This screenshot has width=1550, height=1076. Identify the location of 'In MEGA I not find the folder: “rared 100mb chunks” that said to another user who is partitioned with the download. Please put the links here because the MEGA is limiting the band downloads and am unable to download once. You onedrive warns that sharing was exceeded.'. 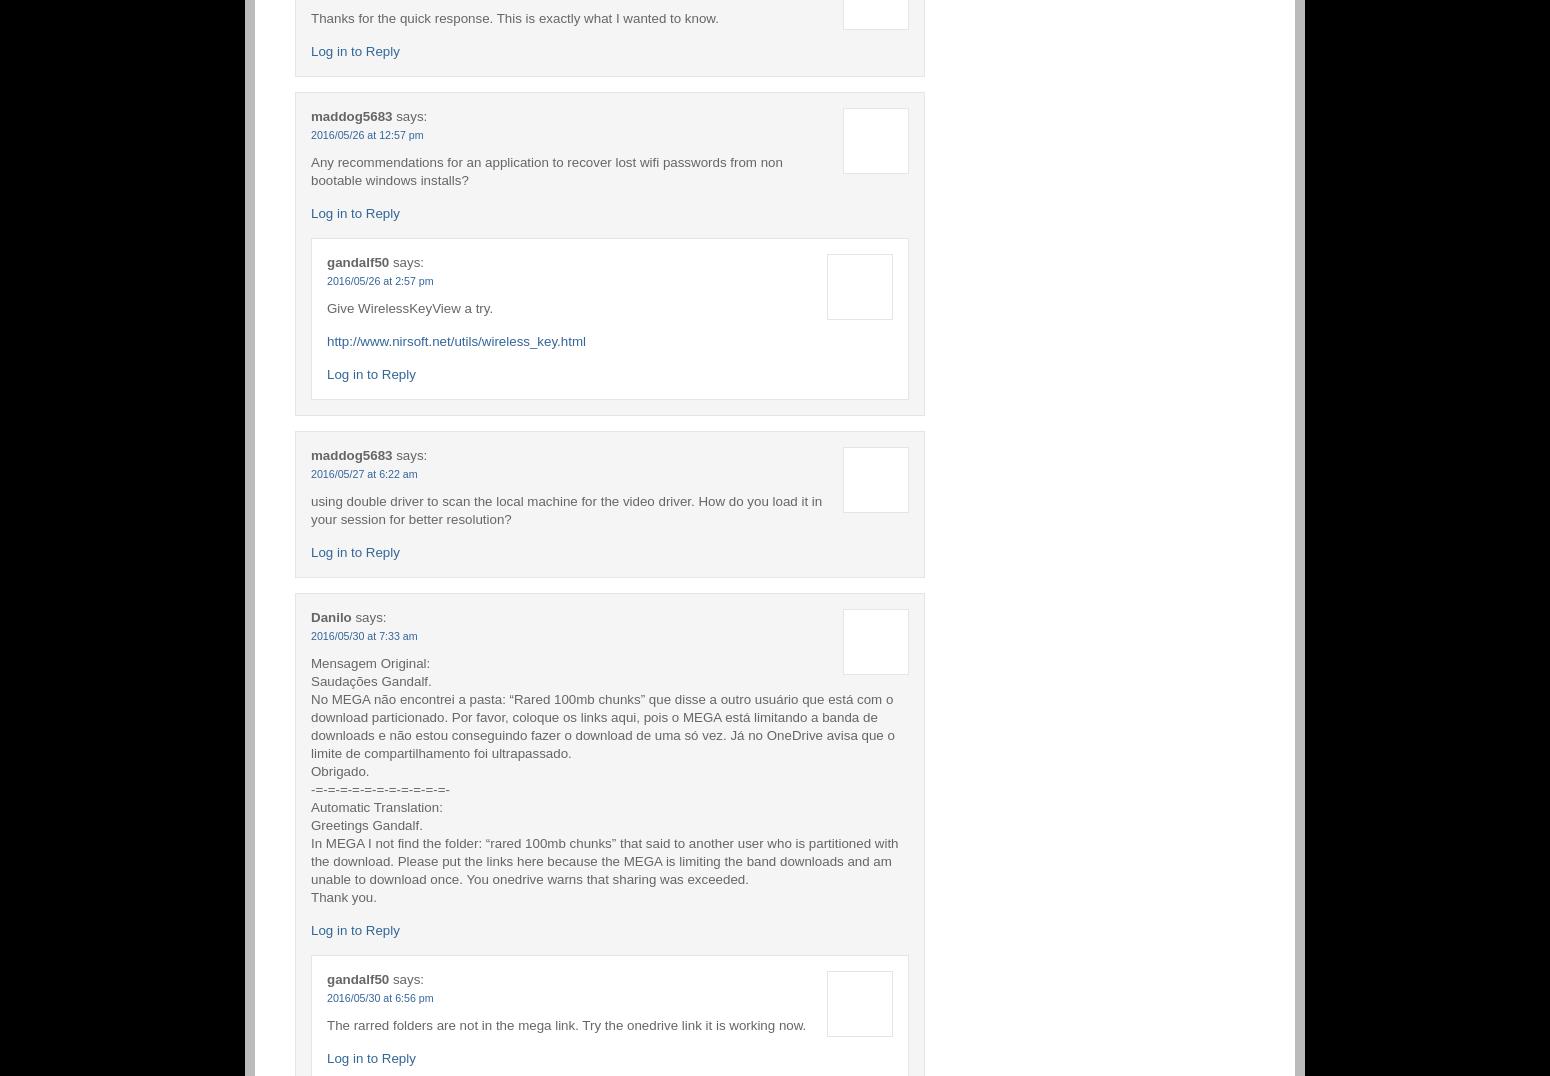
(604, 860).